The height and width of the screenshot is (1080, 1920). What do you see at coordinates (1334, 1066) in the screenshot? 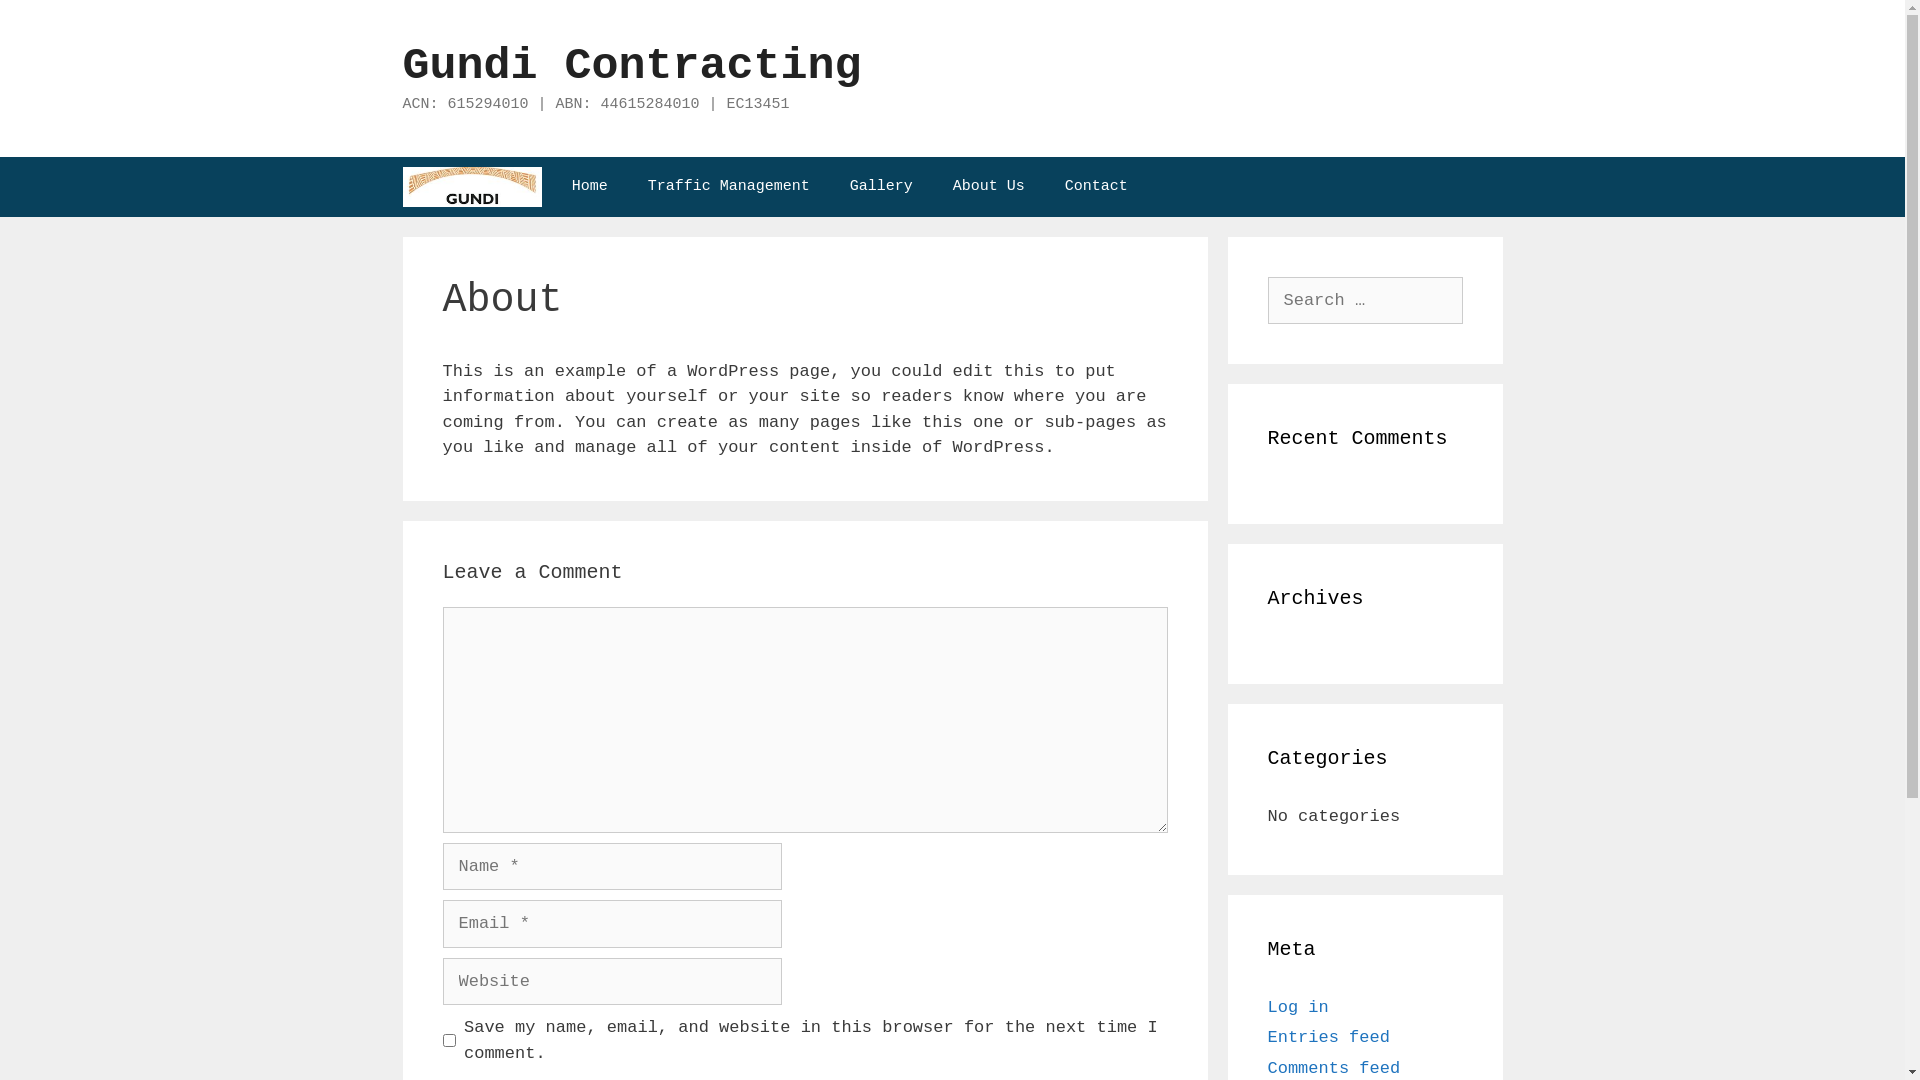
I see `'Comments feed'` at bounding box center [1334, 1066].